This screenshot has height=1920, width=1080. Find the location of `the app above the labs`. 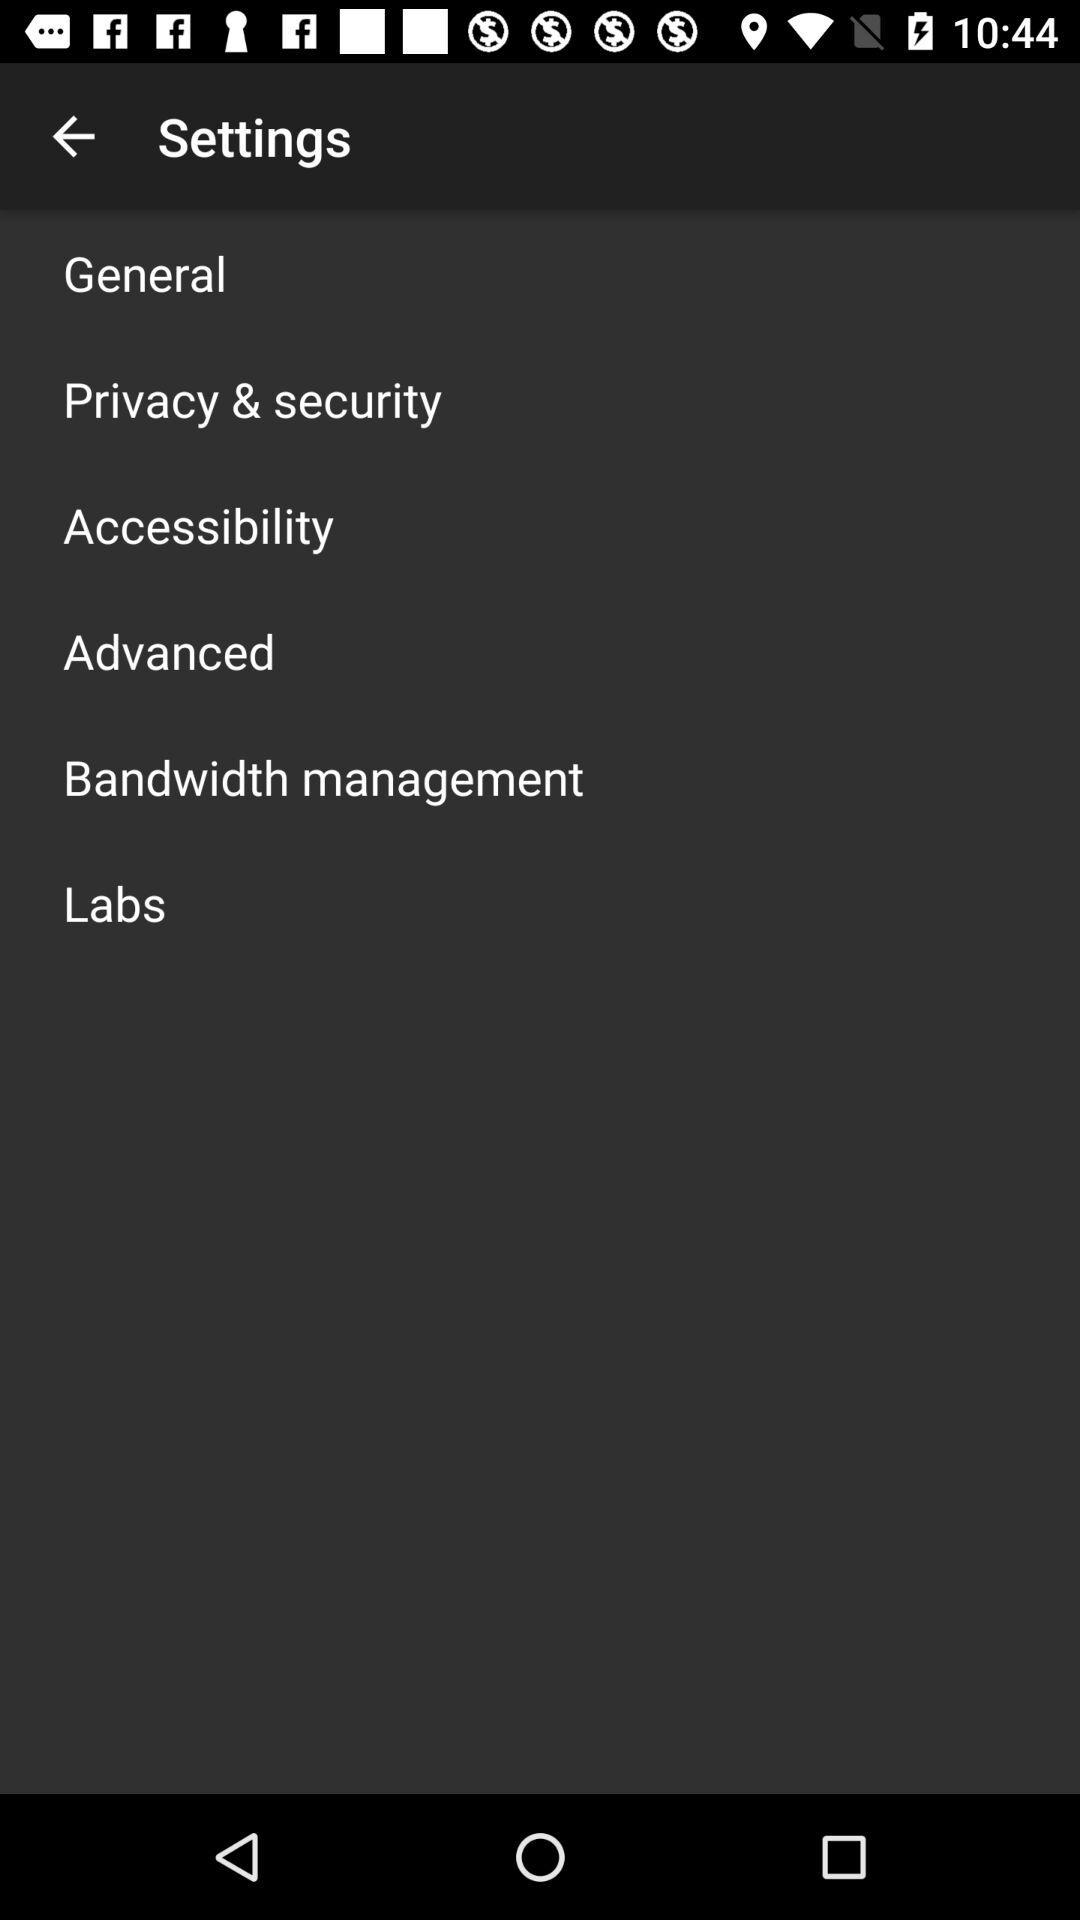

the app above the labs is located at coordinates (322, 776).